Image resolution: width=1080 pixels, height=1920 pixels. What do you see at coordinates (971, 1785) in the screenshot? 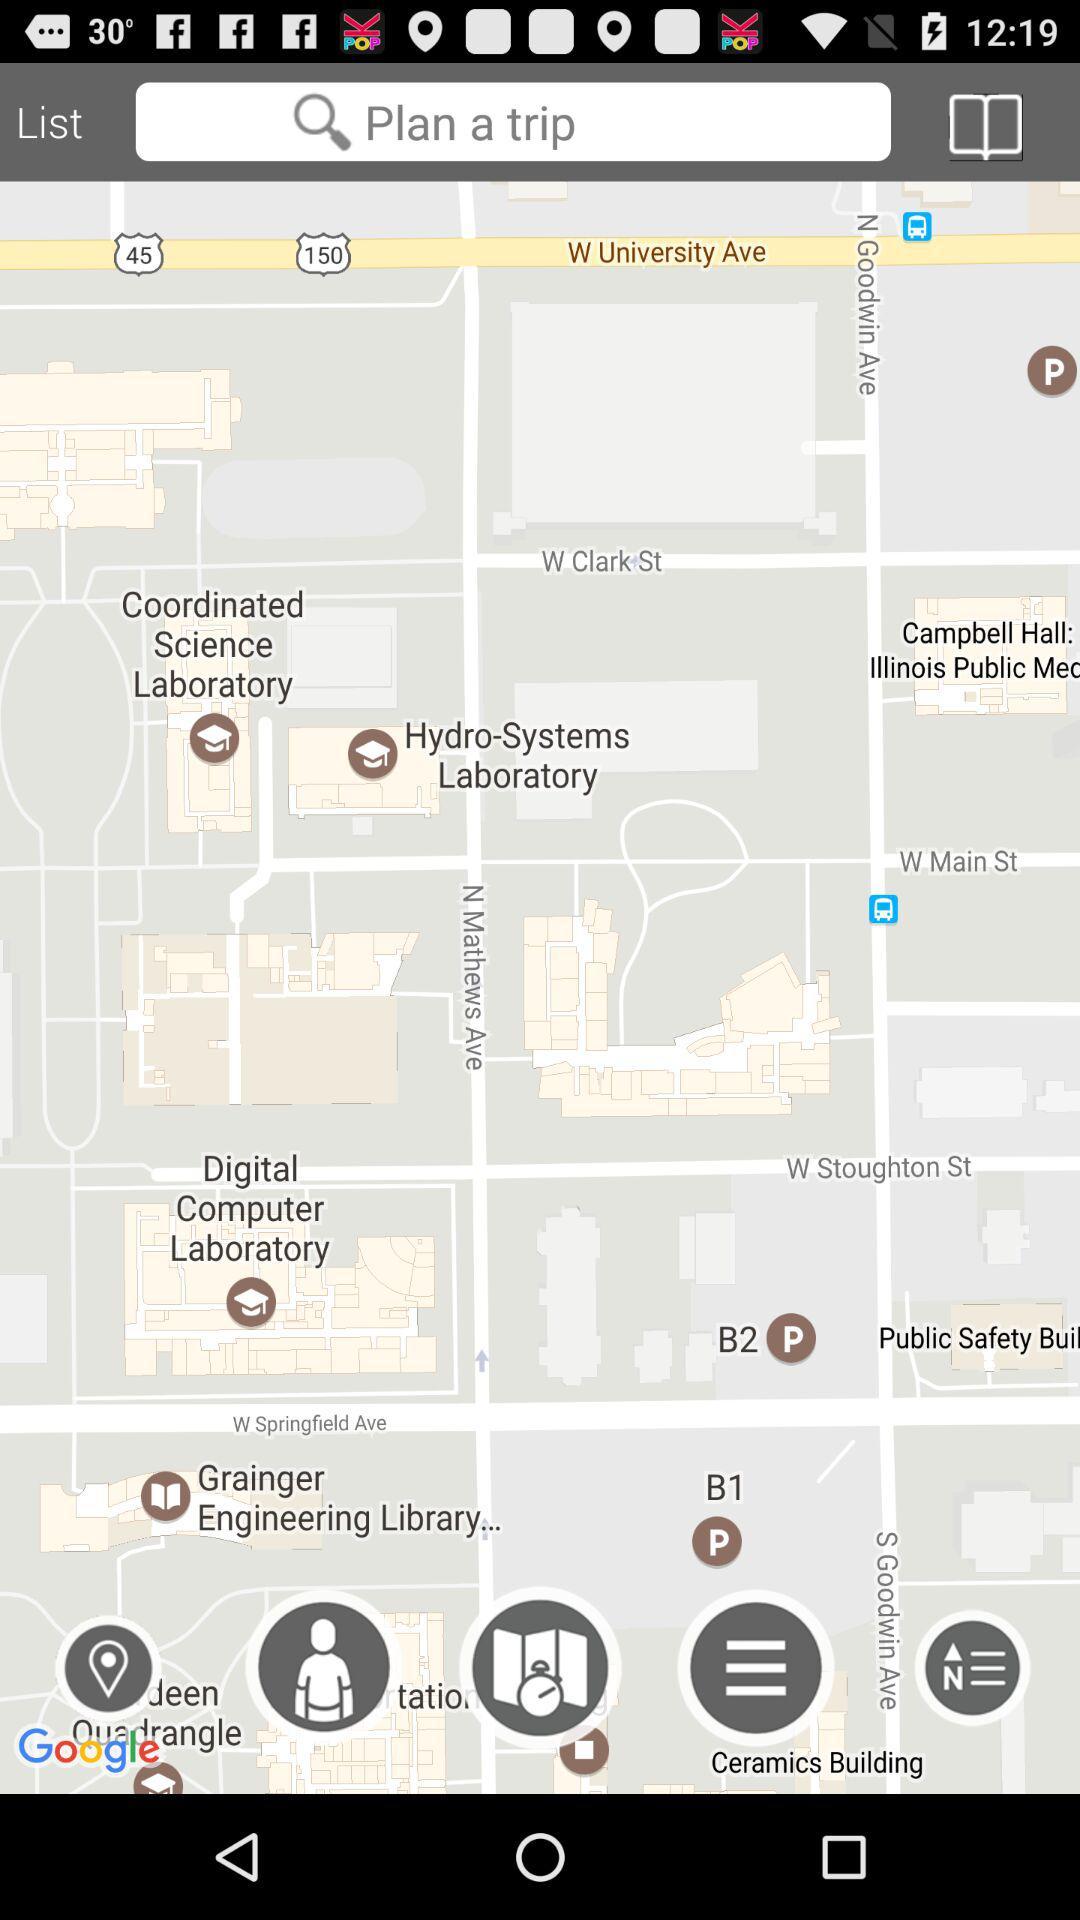
I see `the list icon` at bounding box center [971, 1785].